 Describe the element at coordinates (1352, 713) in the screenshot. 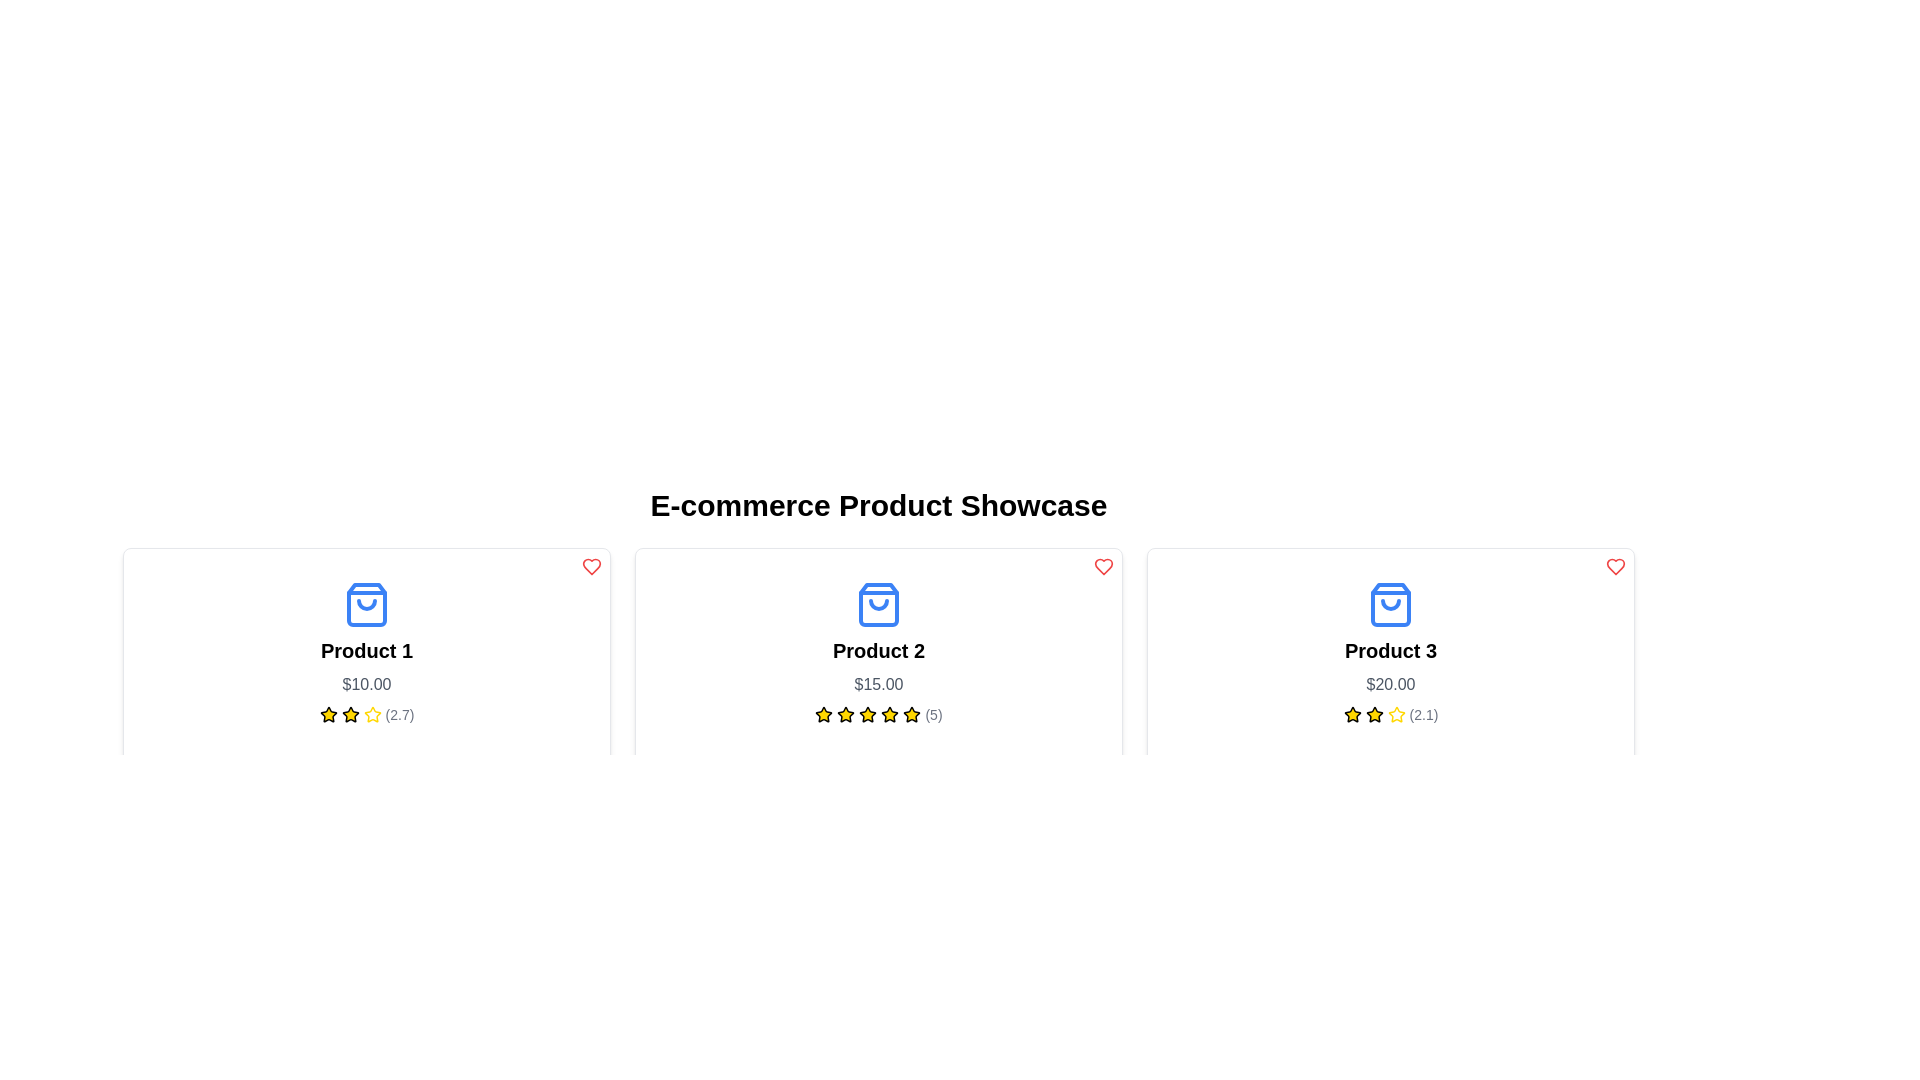

I see `the visual state of the first star icon in the rating system for 'Product 3', which is located beneath the product card` at that location.